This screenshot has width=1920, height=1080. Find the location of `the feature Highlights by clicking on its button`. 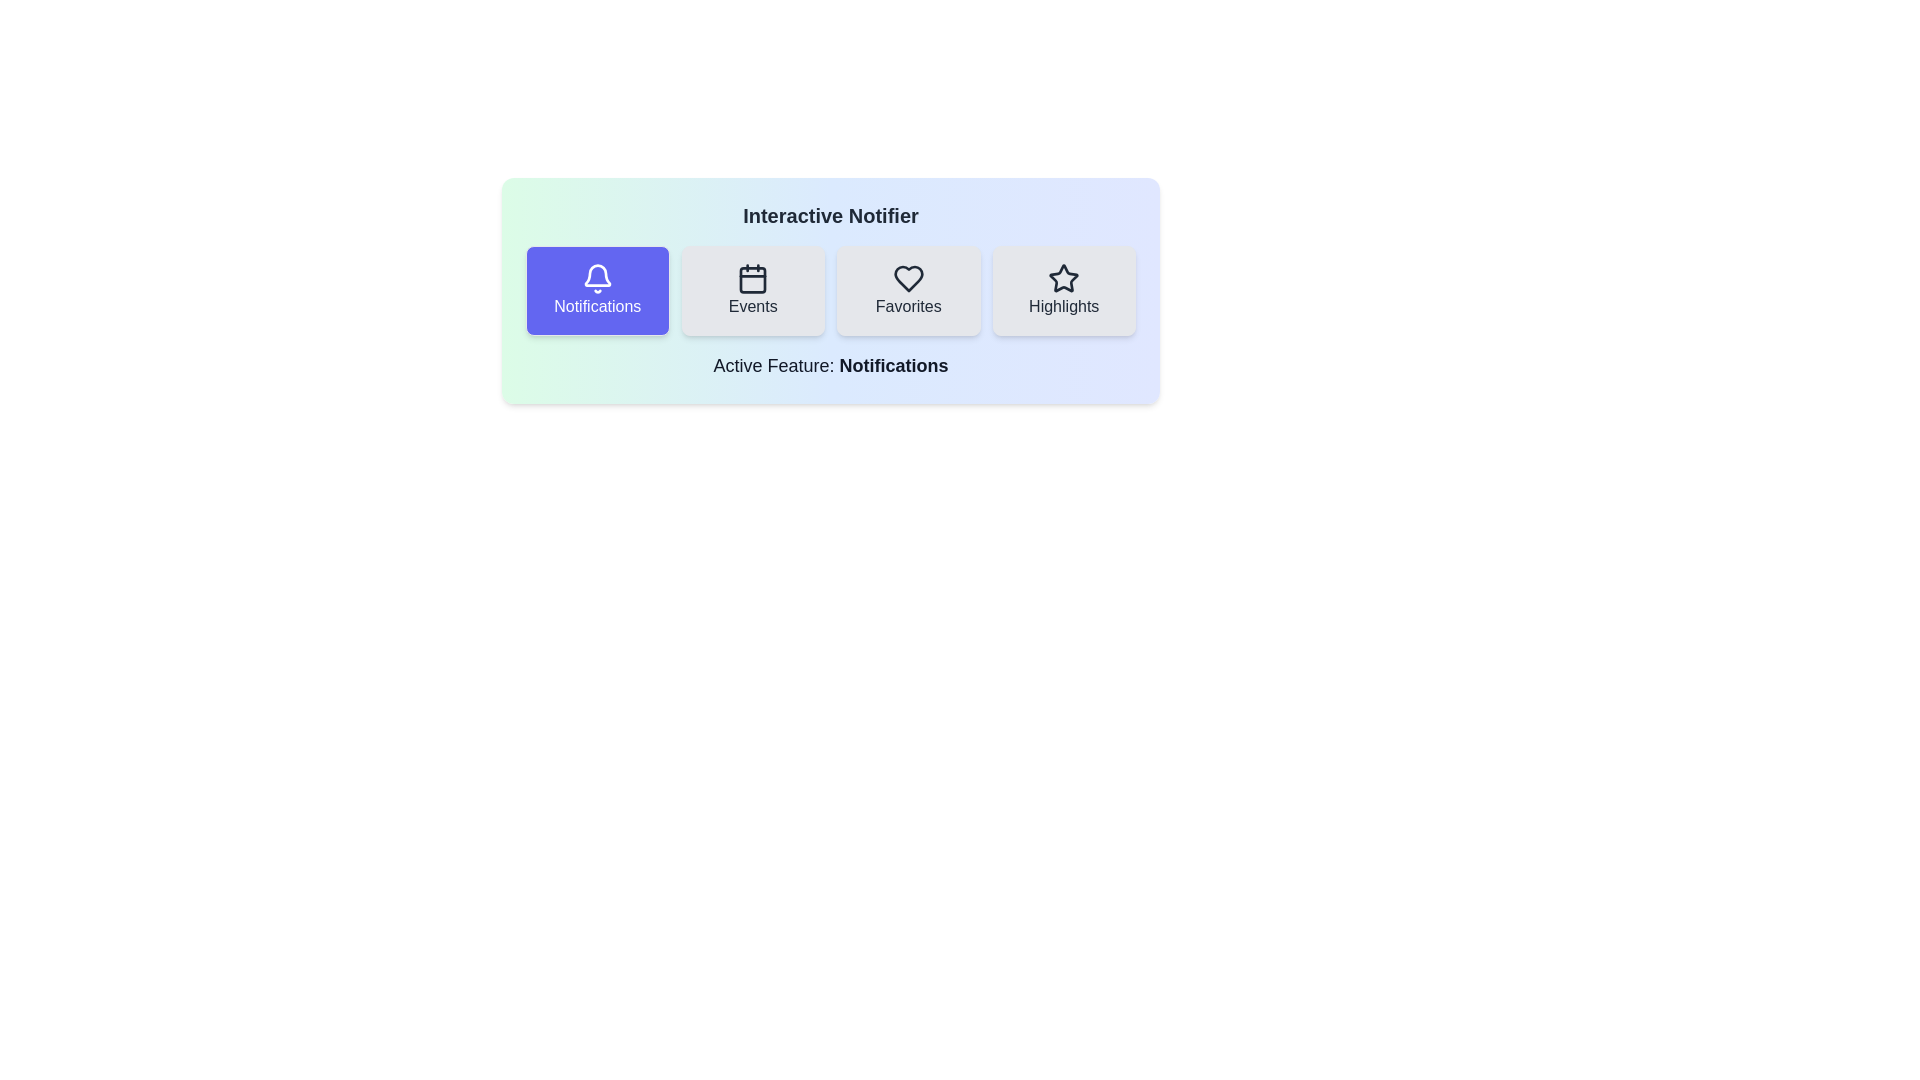

the feature Highlights by clicking on its button is located at coordinates (1063, 290).